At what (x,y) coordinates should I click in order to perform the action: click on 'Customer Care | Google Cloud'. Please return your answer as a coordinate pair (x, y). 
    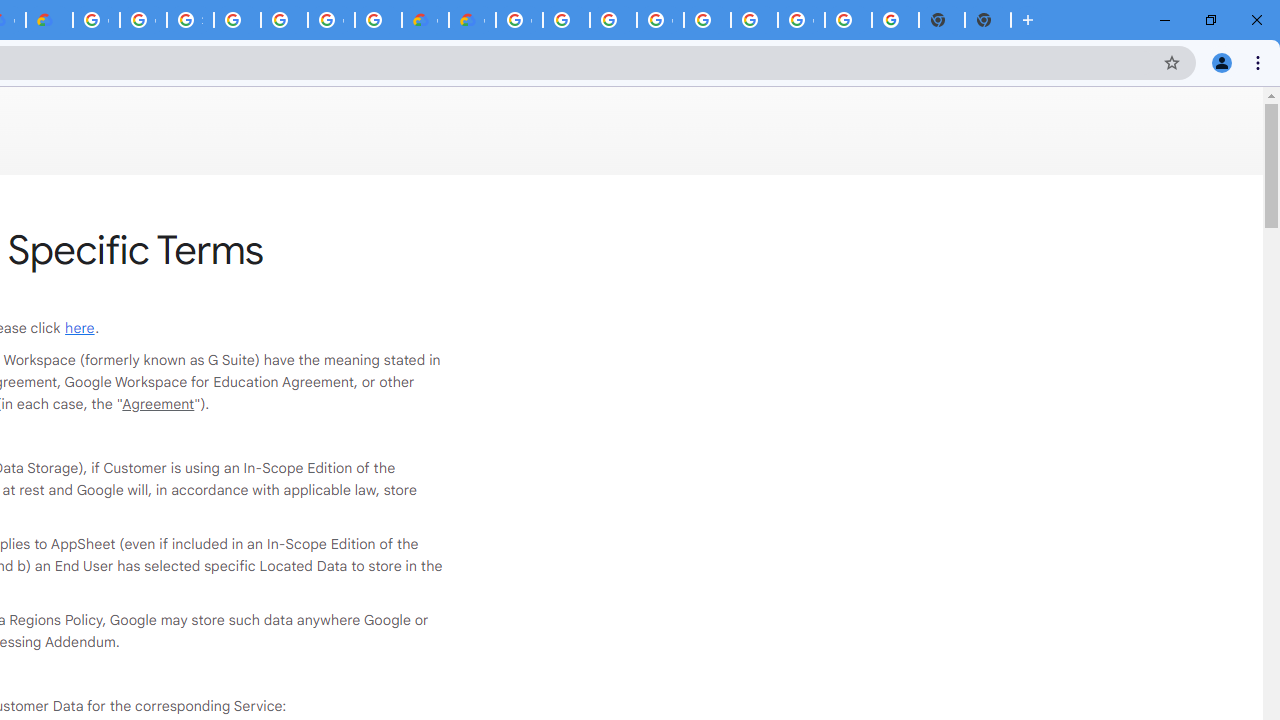
    Looking at the image, I should click on (424, 20).